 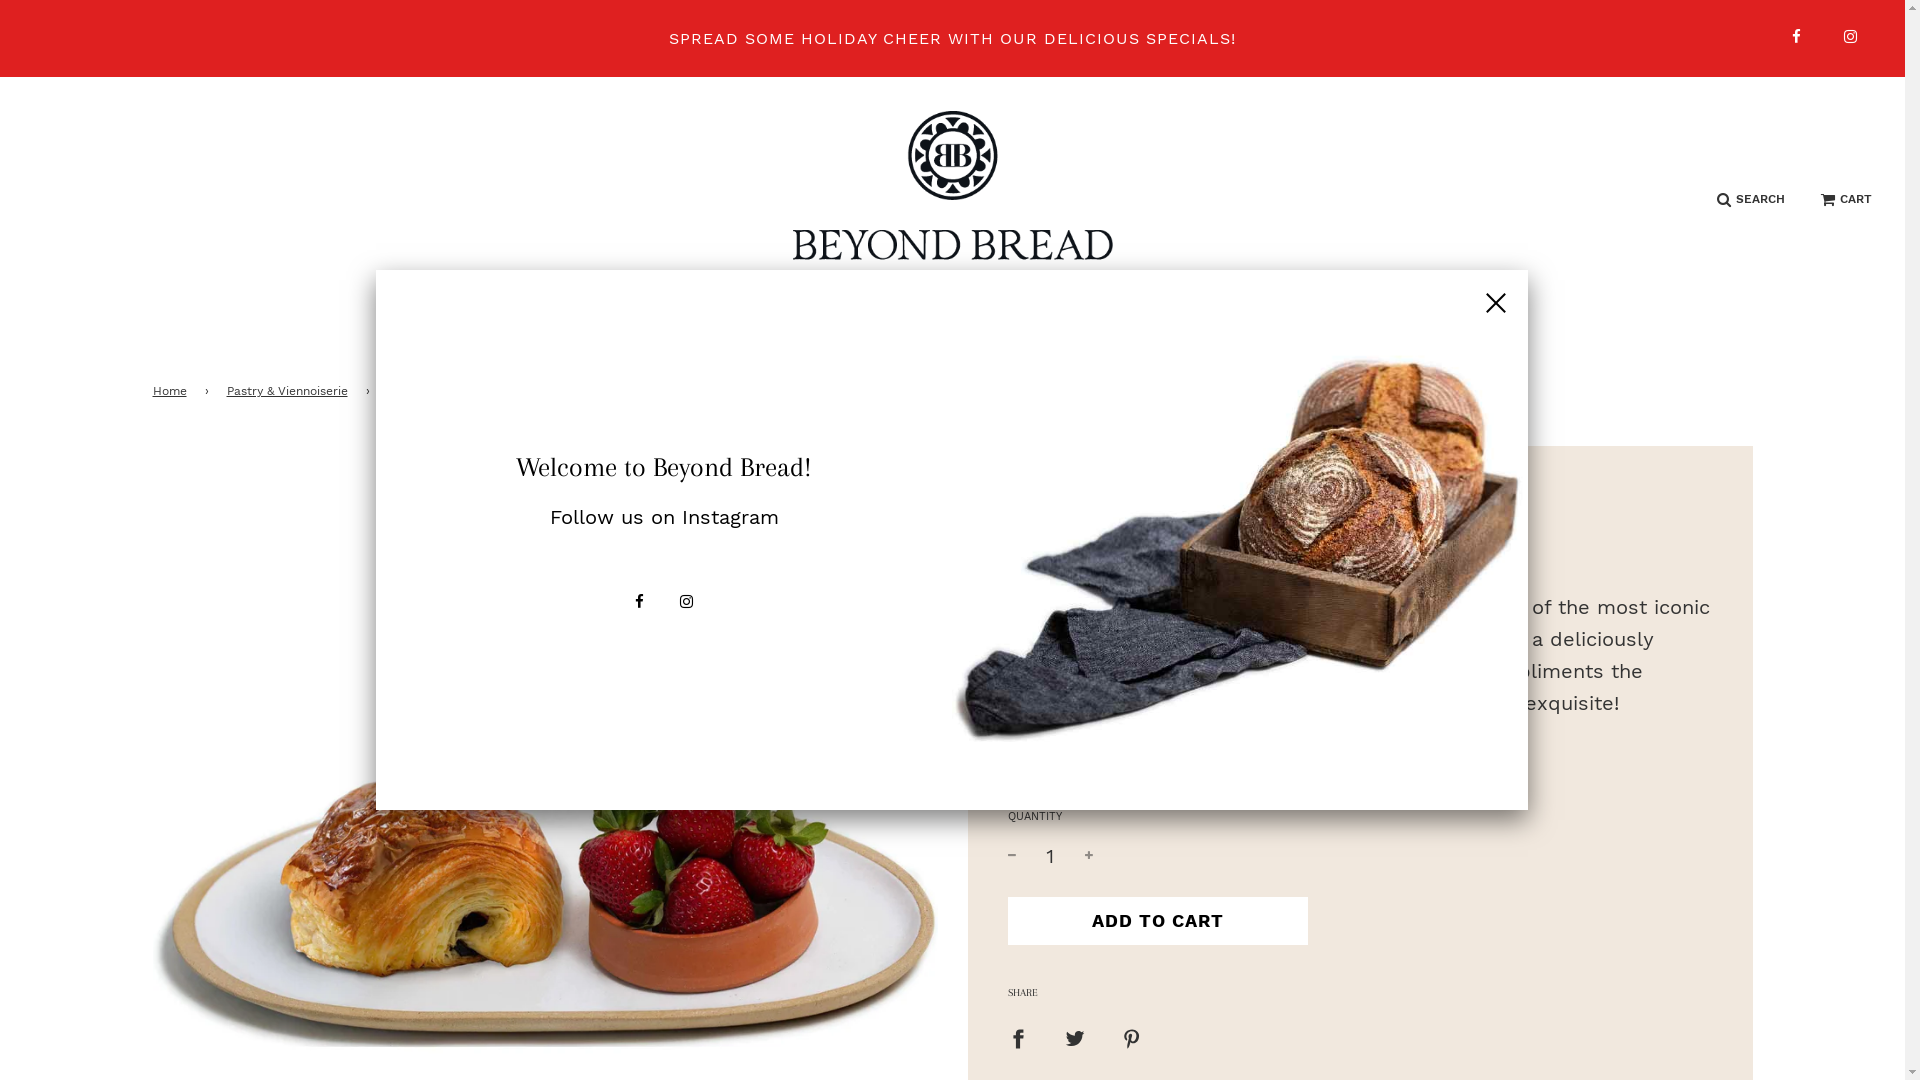 What do you see at coordinates (172, 391) in the screenshot?
I see `'Home'` at bounding box center [172, 391].